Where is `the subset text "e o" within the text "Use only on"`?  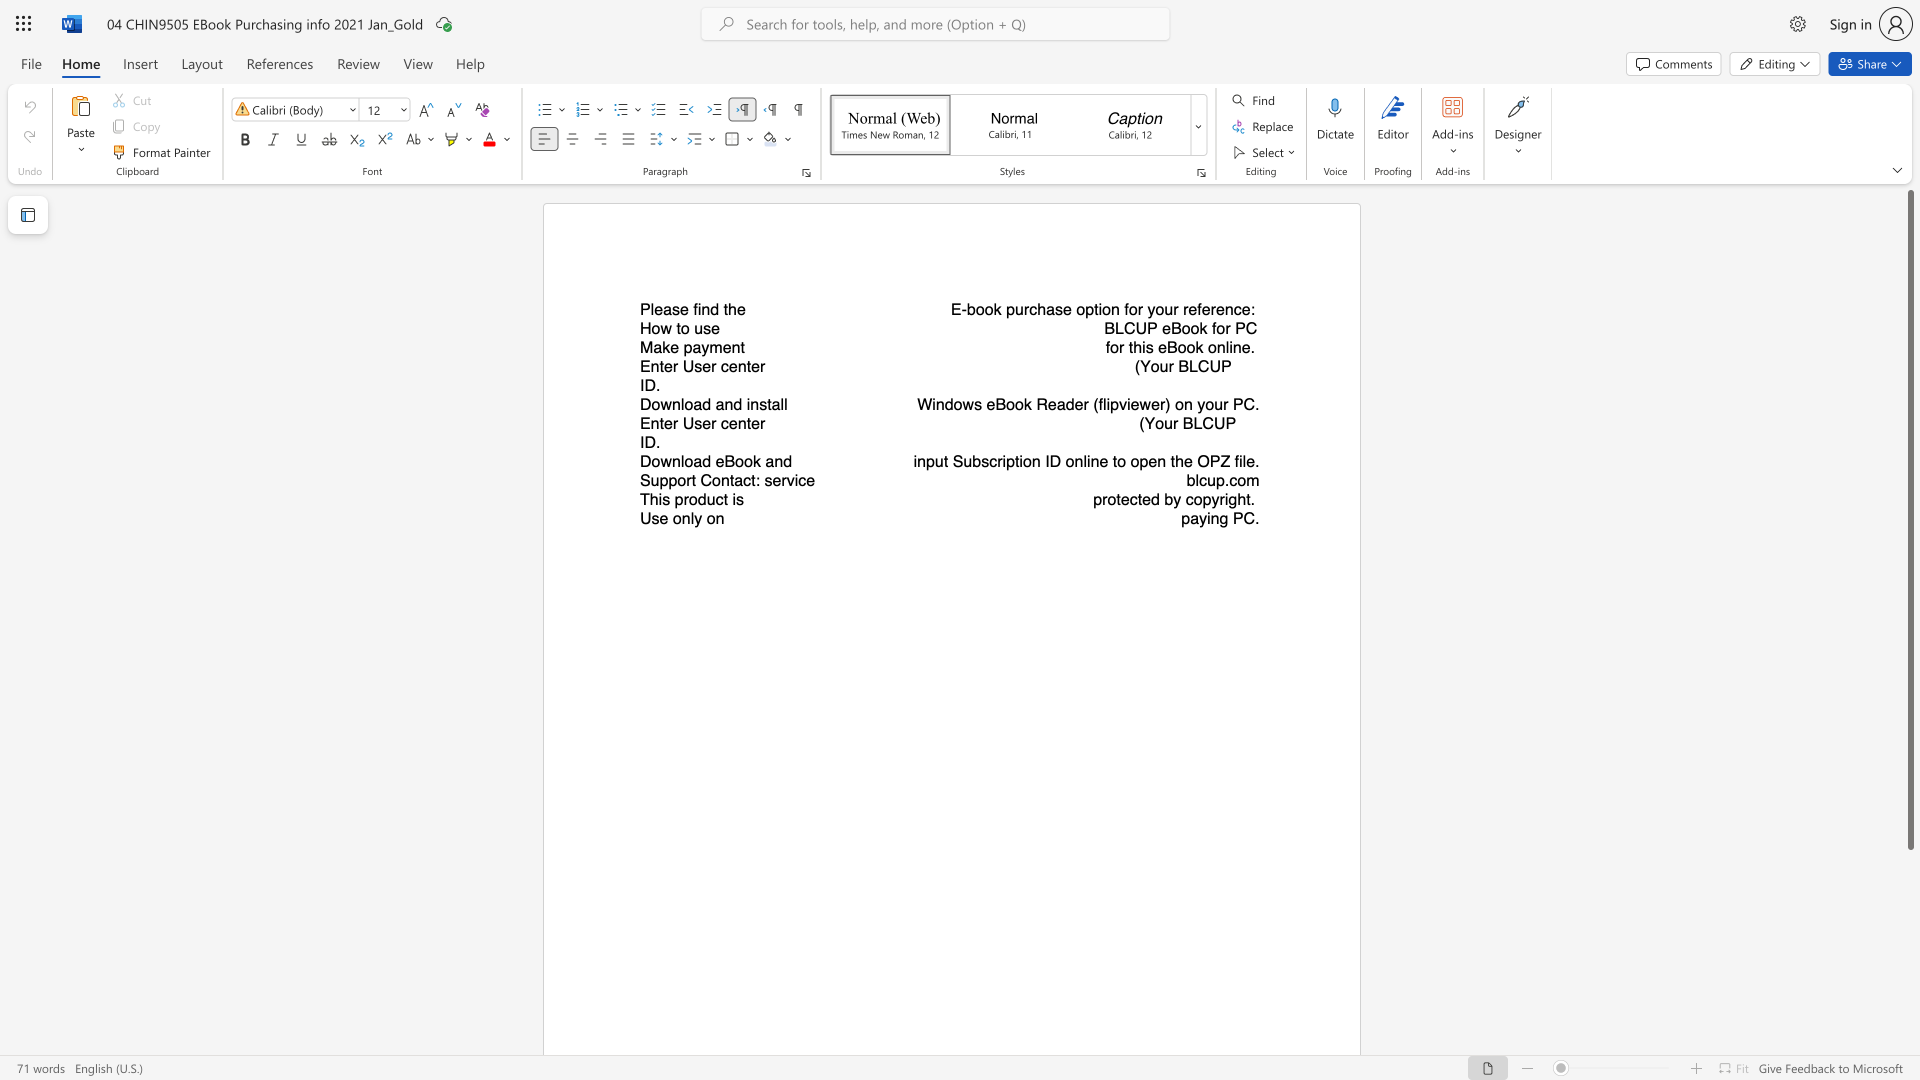
the subset text "e o" within the text "Use only on" is located at coordinates (659, 517).